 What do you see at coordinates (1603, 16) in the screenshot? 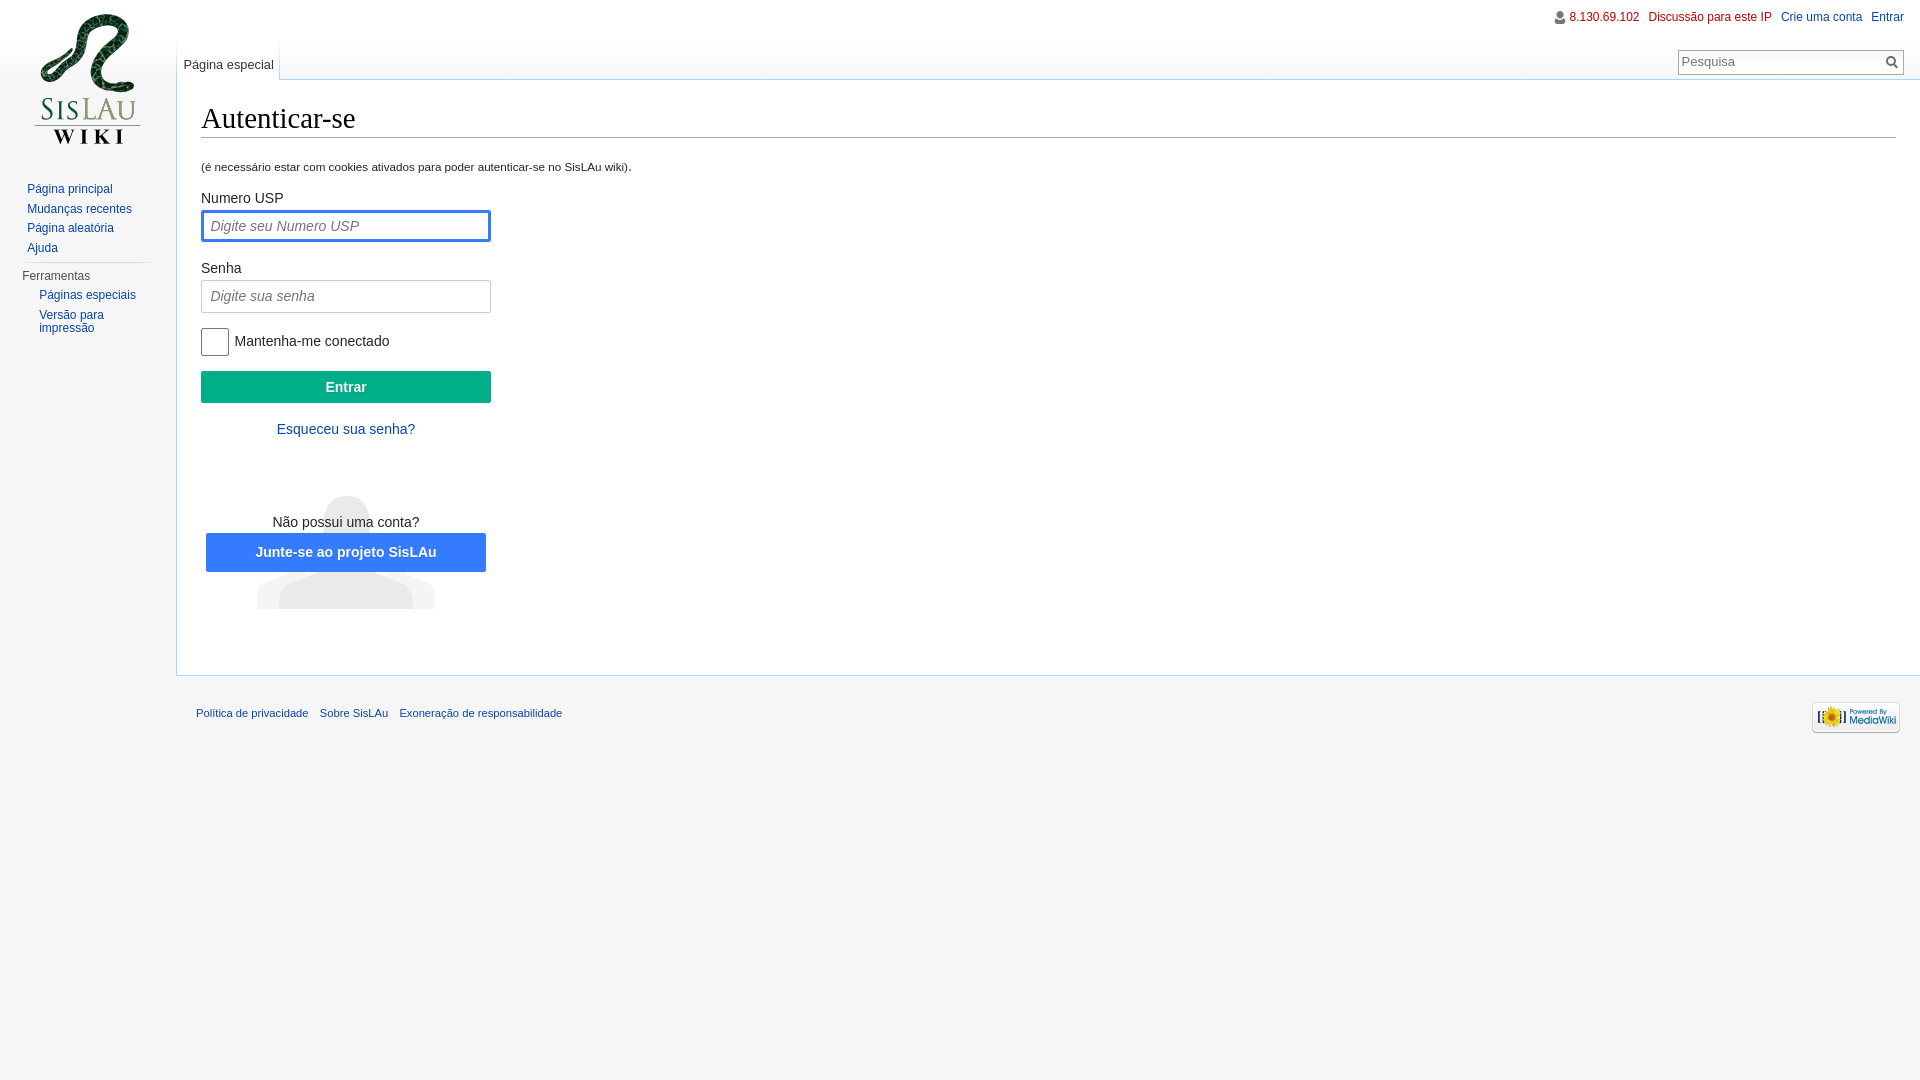
I see `'8.130.69.102'` at bounding box center [1603, 16].